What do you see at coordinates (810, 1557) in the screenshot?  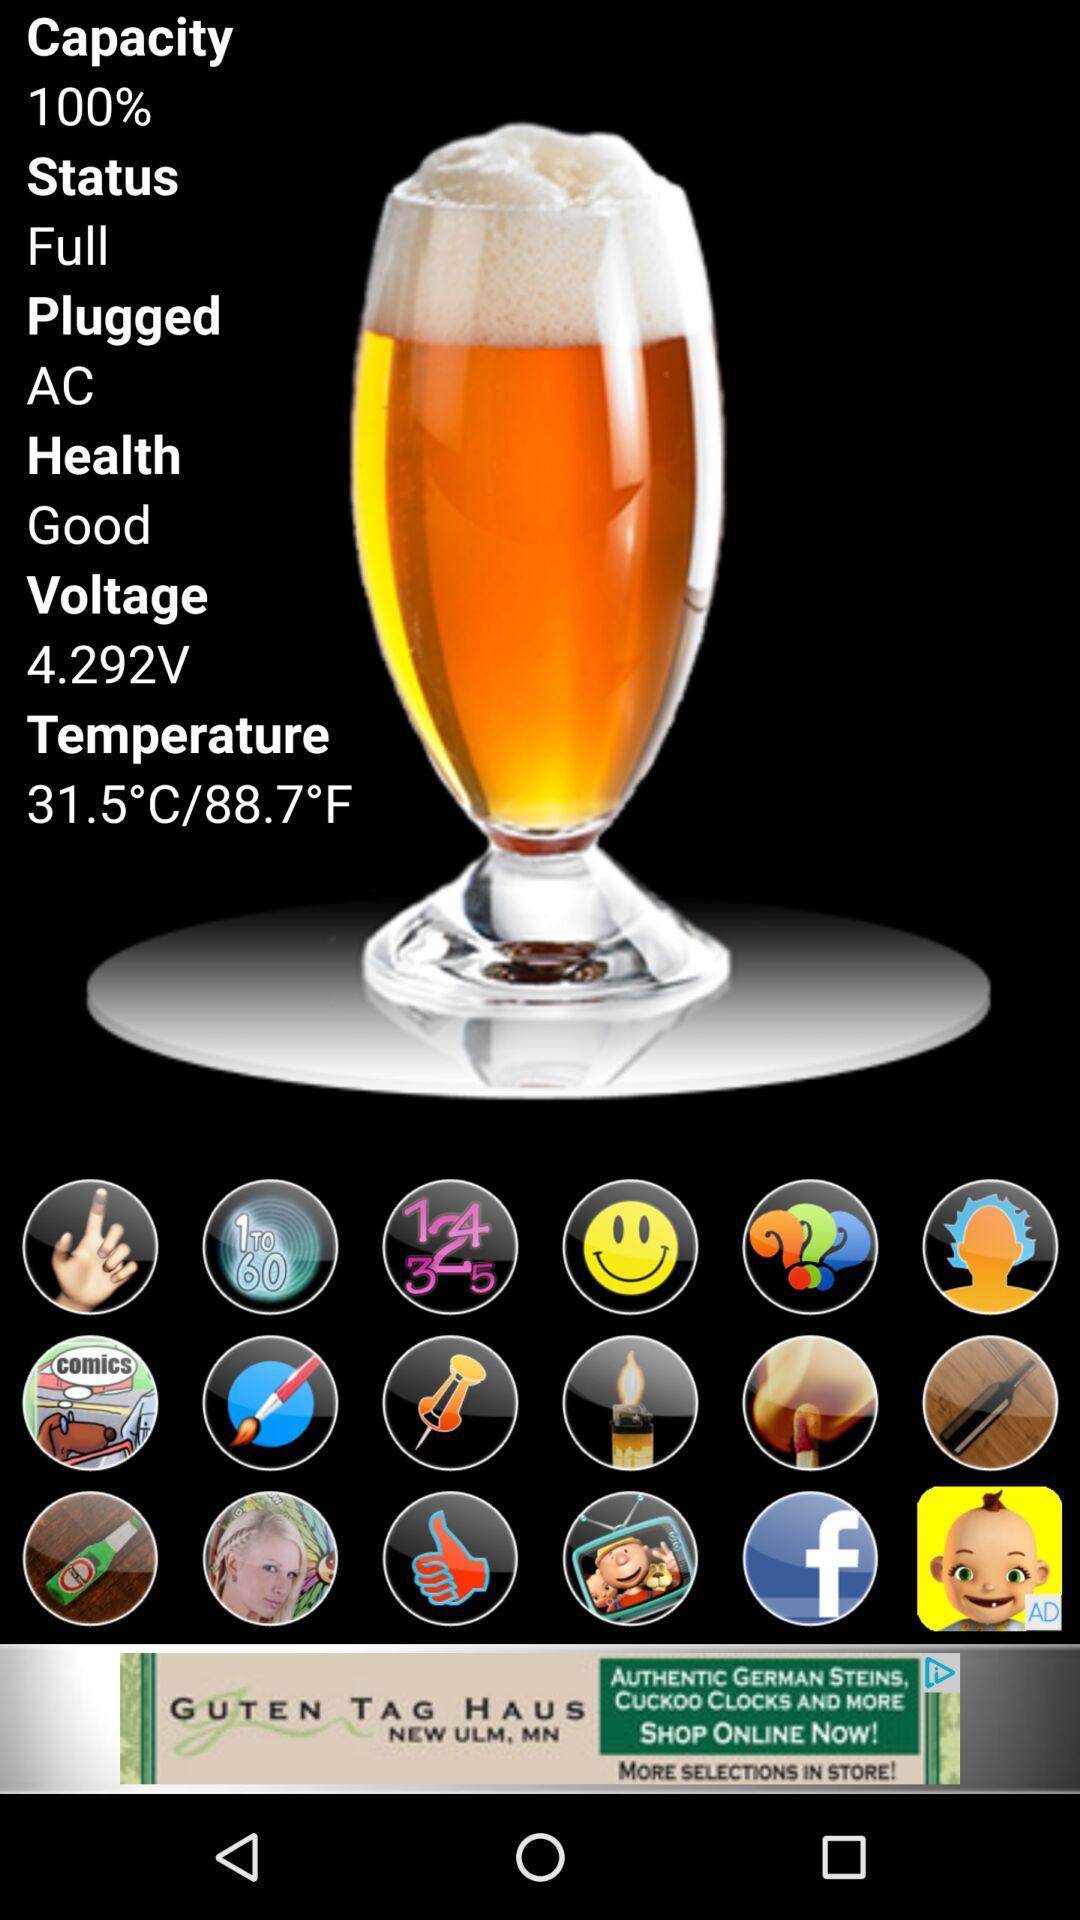 I see `app` at bounding box center [810, 1557].